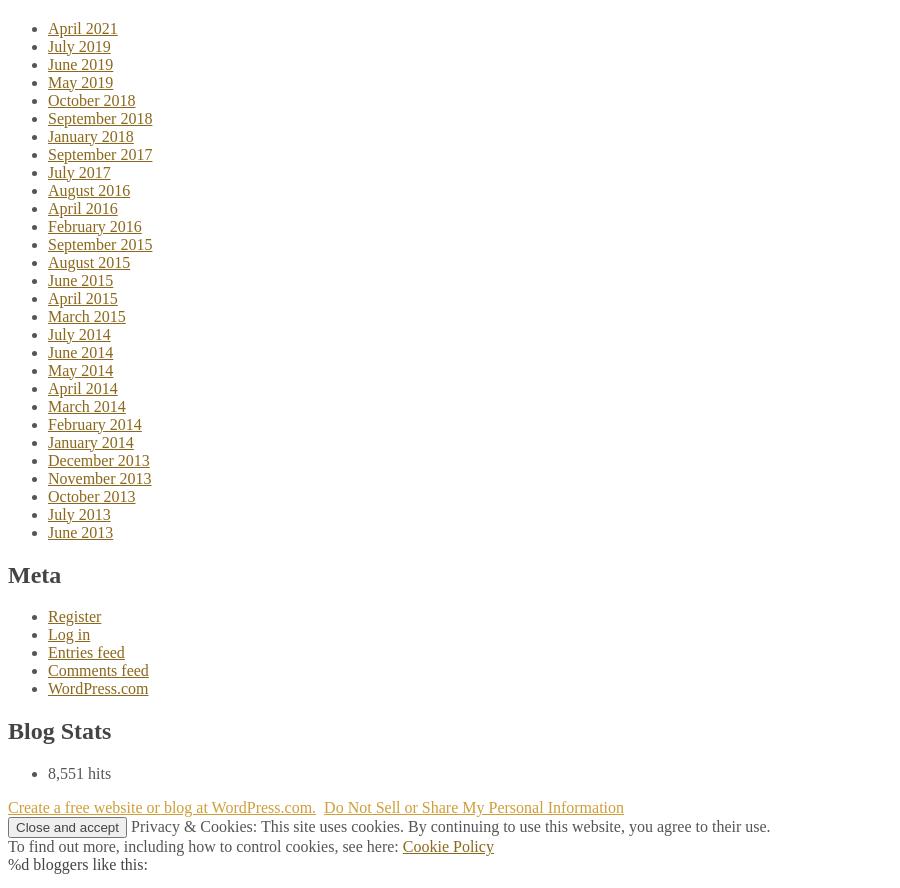  What do you see at coordinates (79, 351) in the screenshot?
I see `'June 2014'` at bounding box center [79, 351].